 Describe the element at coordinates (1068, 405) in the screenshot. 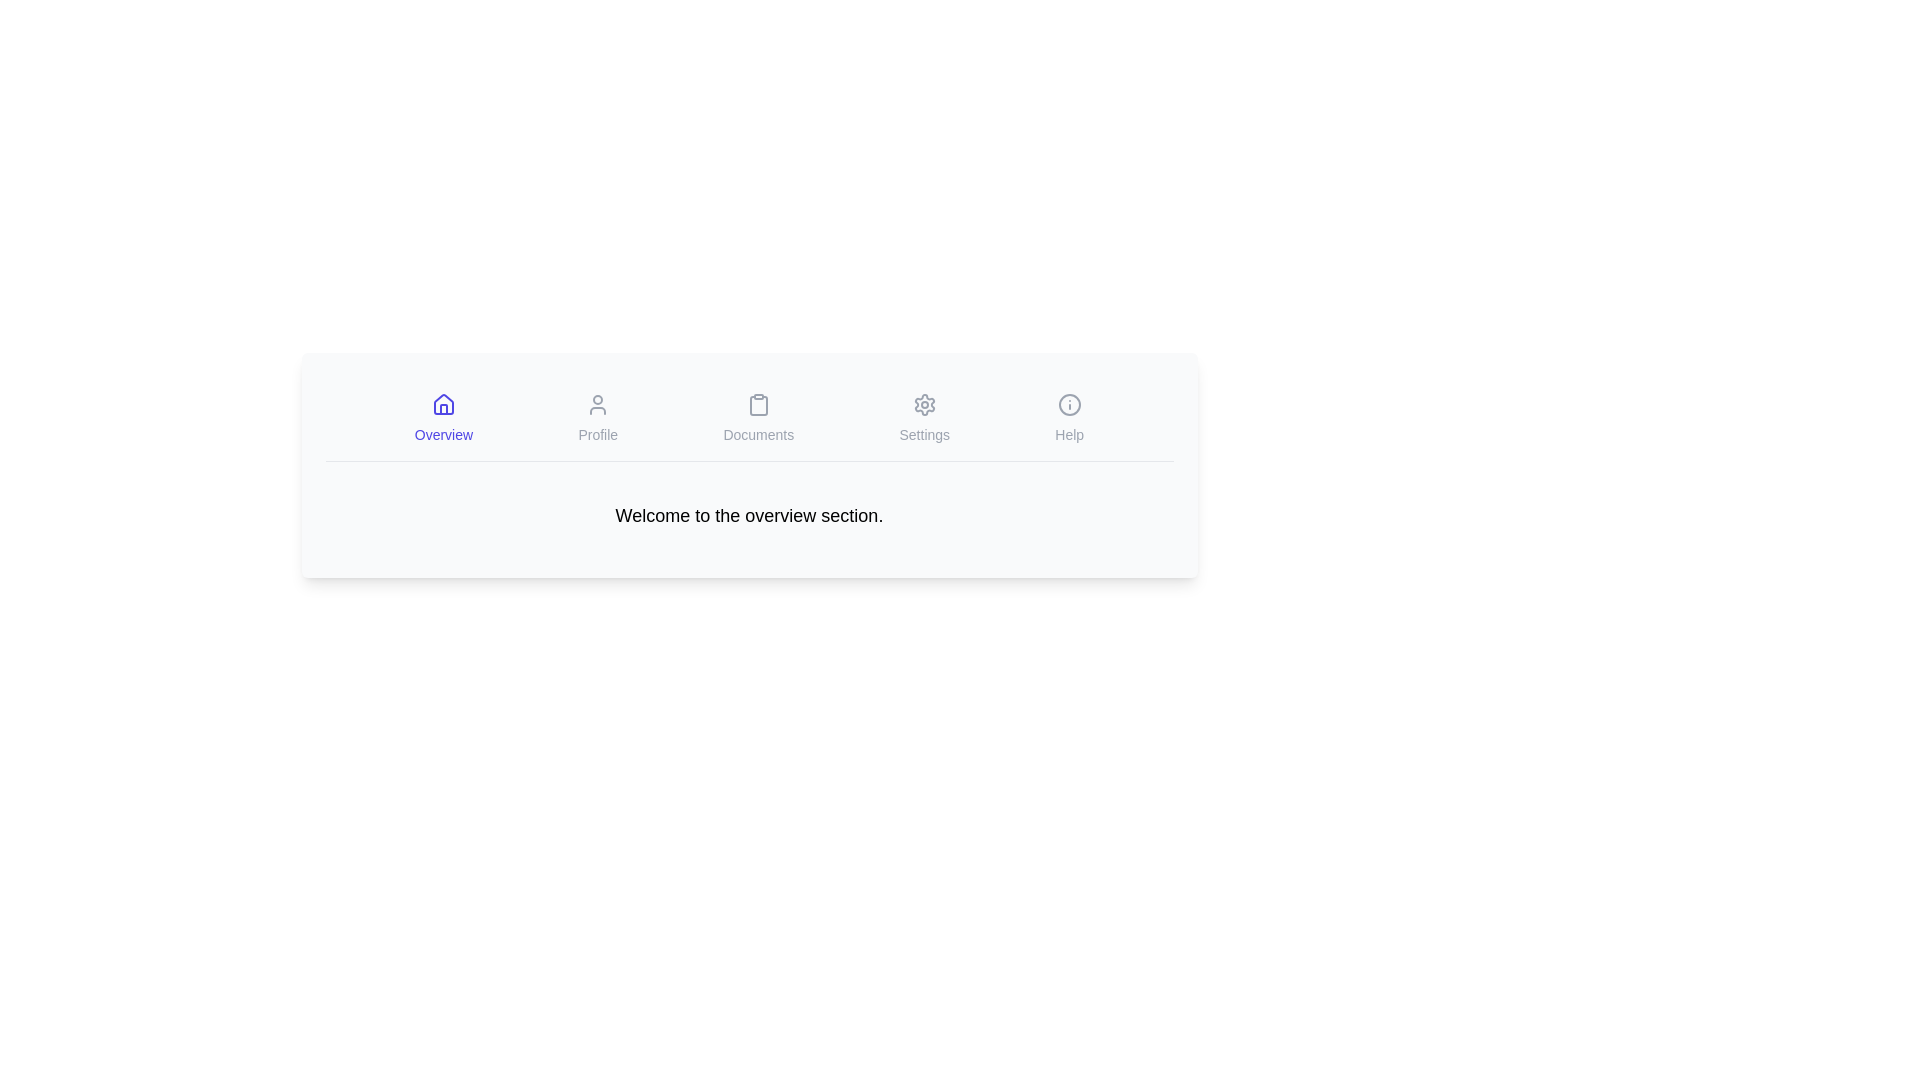

I see `the help icon represented by a circular shape located at the top right corner of the interface's navigation section` at that location.